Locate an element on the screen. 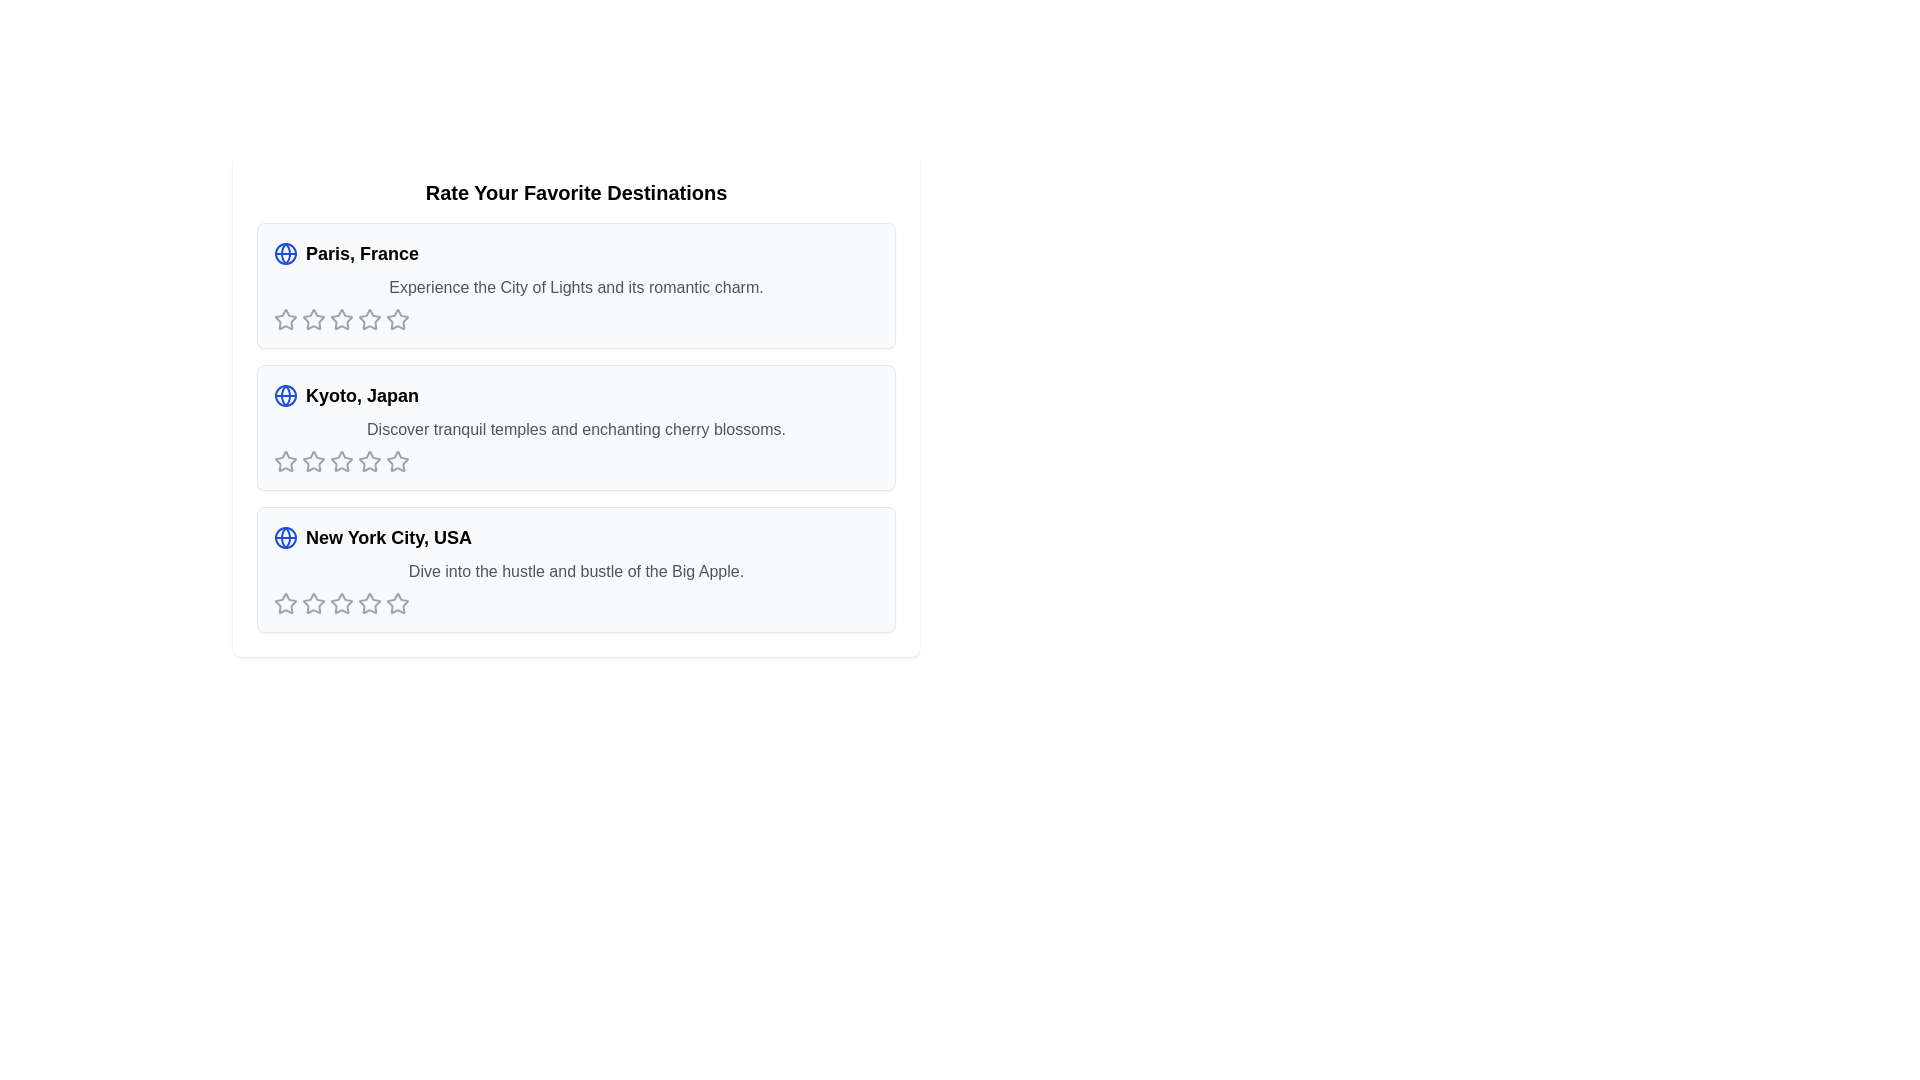 Image resolution: width=1920 pixels, height=1080 pixels. descriptive text located beneath the title 'Paris, France' in the section titled 'Rate Your Favorite Destinations.' is located at coordinates (575, 288).